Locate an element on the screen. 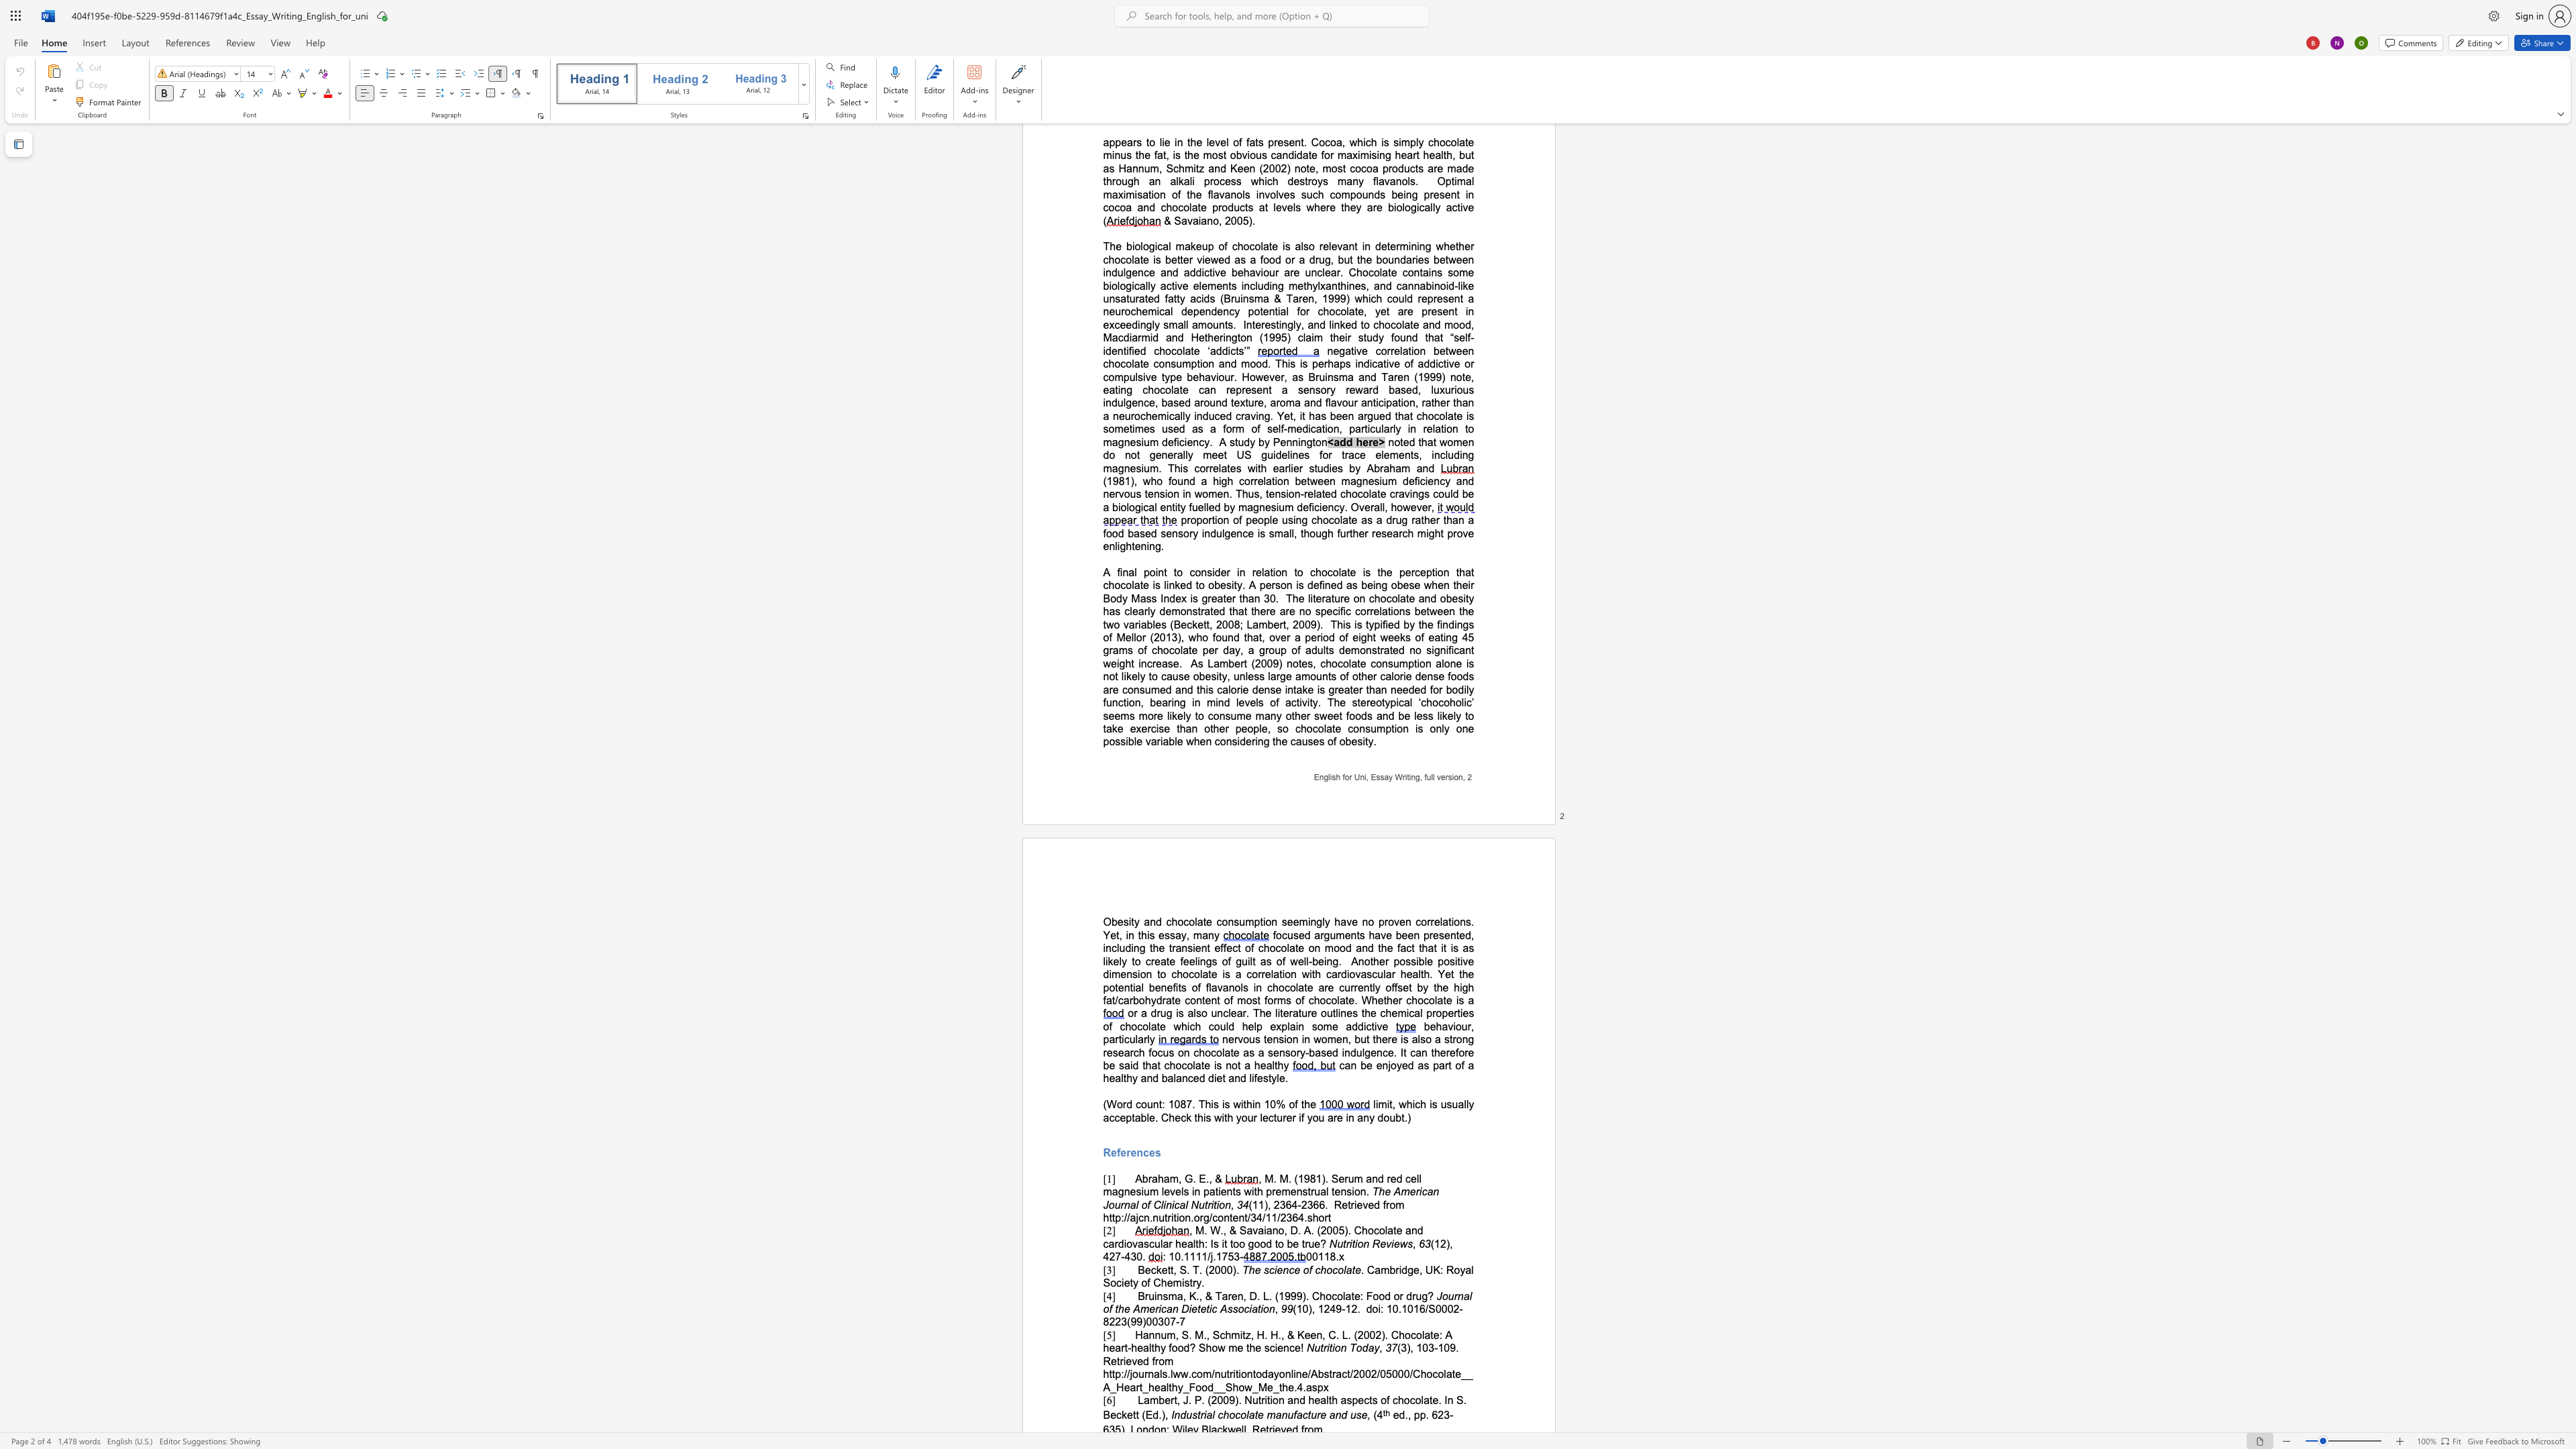  the subset text "ticularly" within the text "behaviour, particularly" is located at coordinates (1118, 1039).